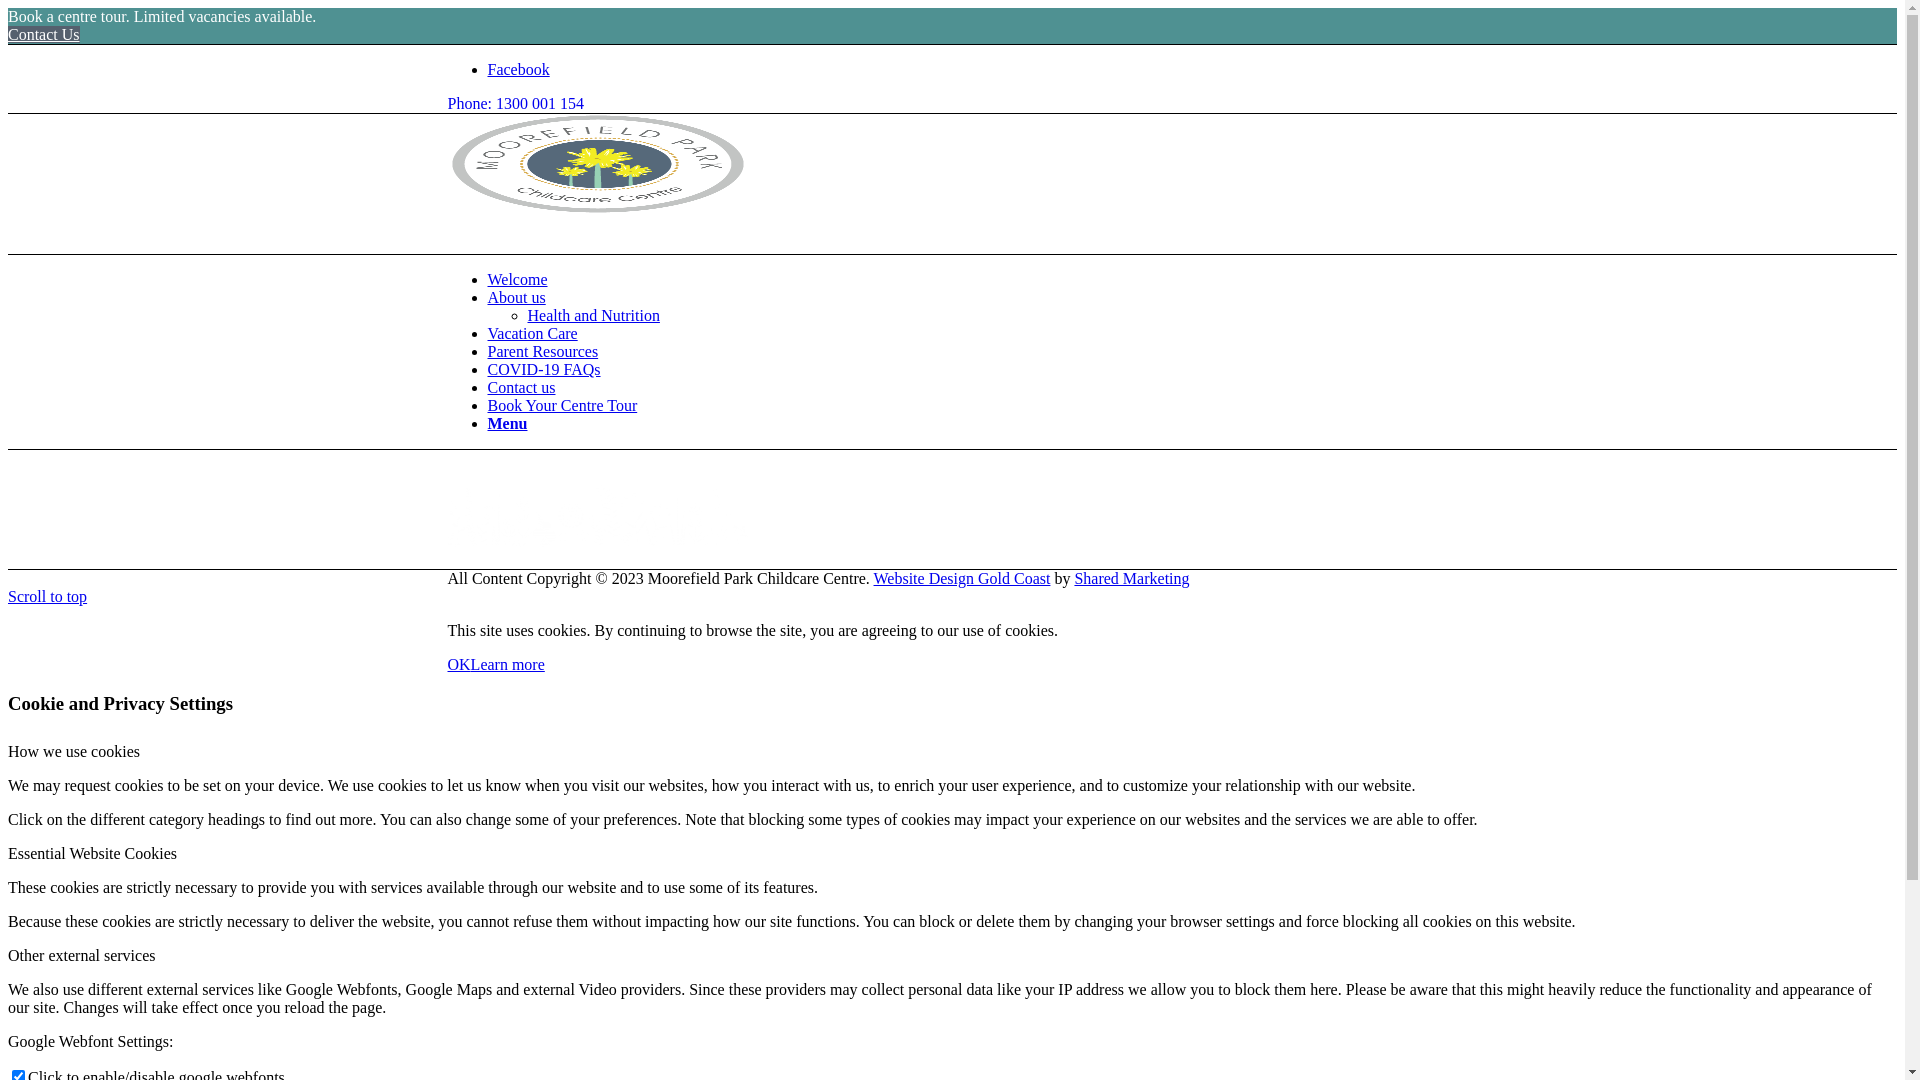 The image size is (1920, 1080). I want to click on 'Contact Us', so click(43, 34).